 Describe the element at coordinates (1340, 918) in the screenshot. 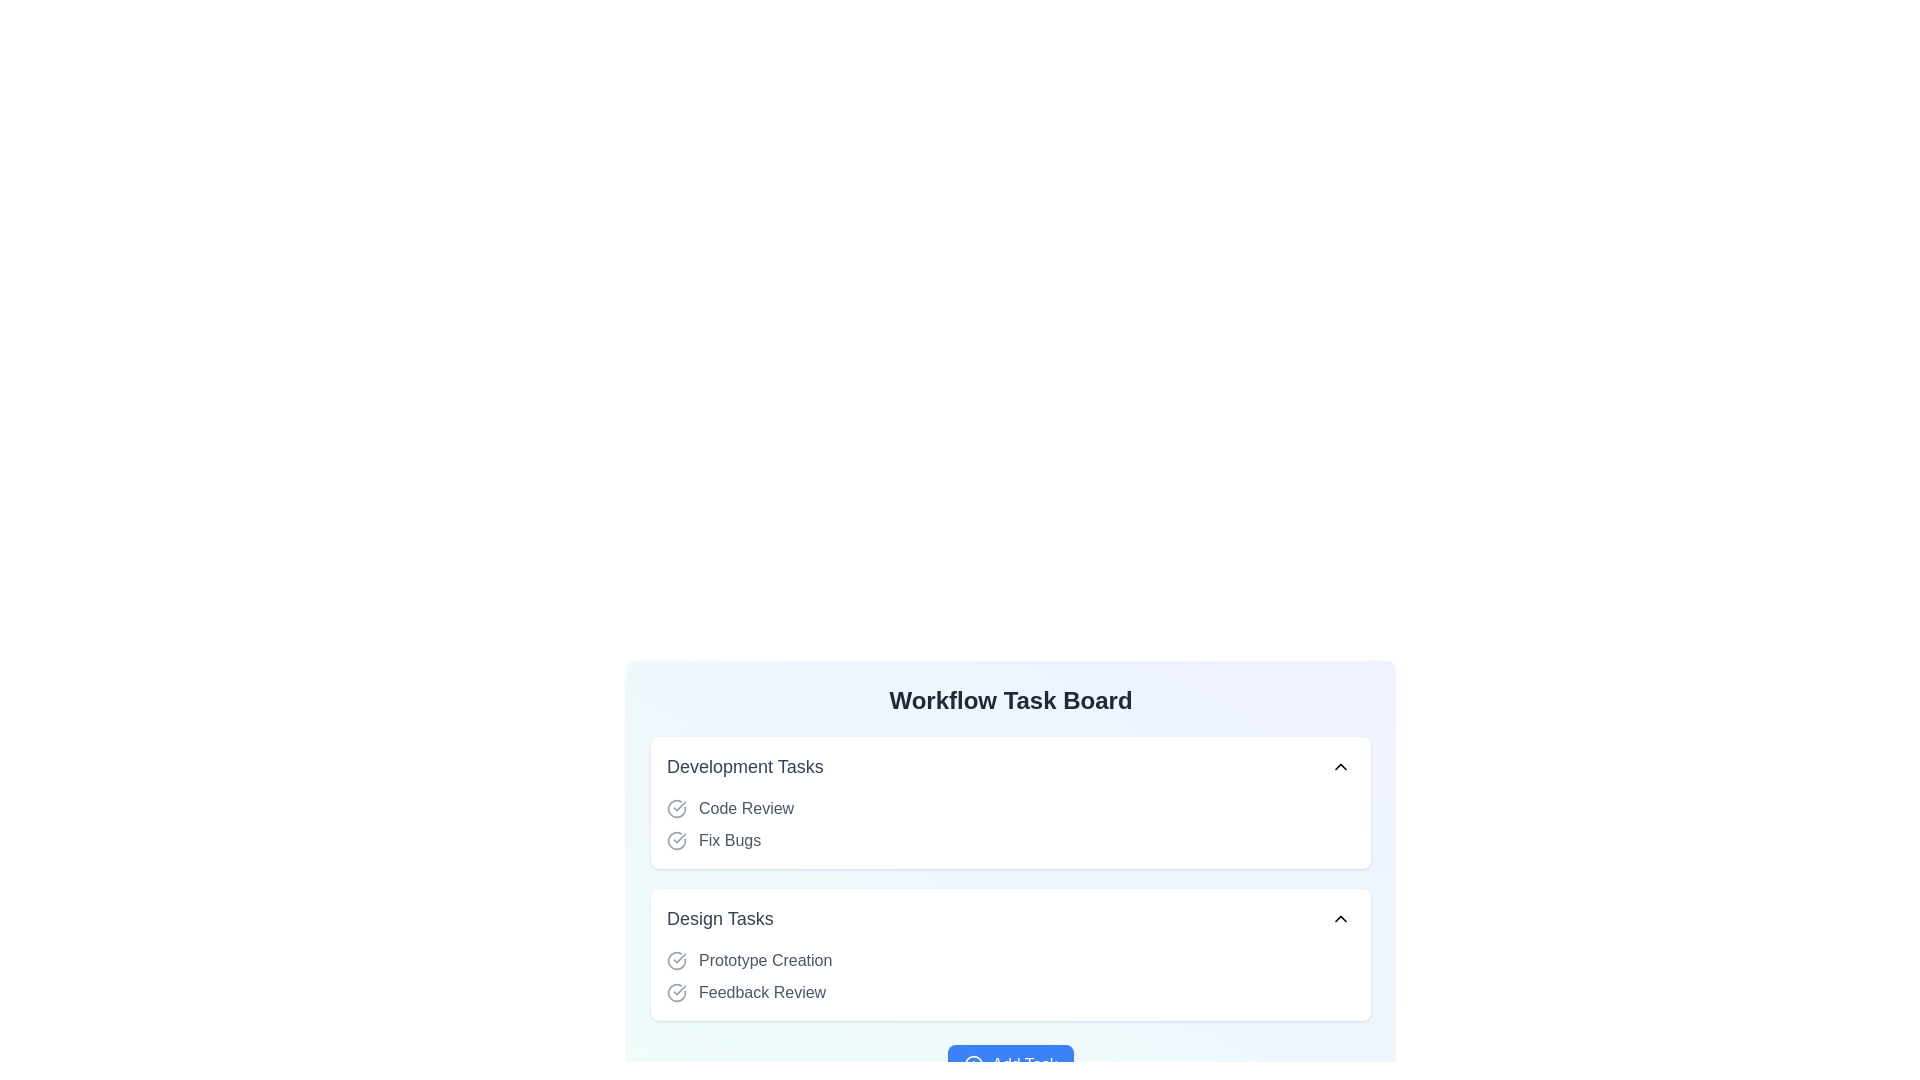

I see `the circular Collapsible section toggle button with an upward-pointing chevron icon located to the far right side of the 'Design Tasks' header` at that location.